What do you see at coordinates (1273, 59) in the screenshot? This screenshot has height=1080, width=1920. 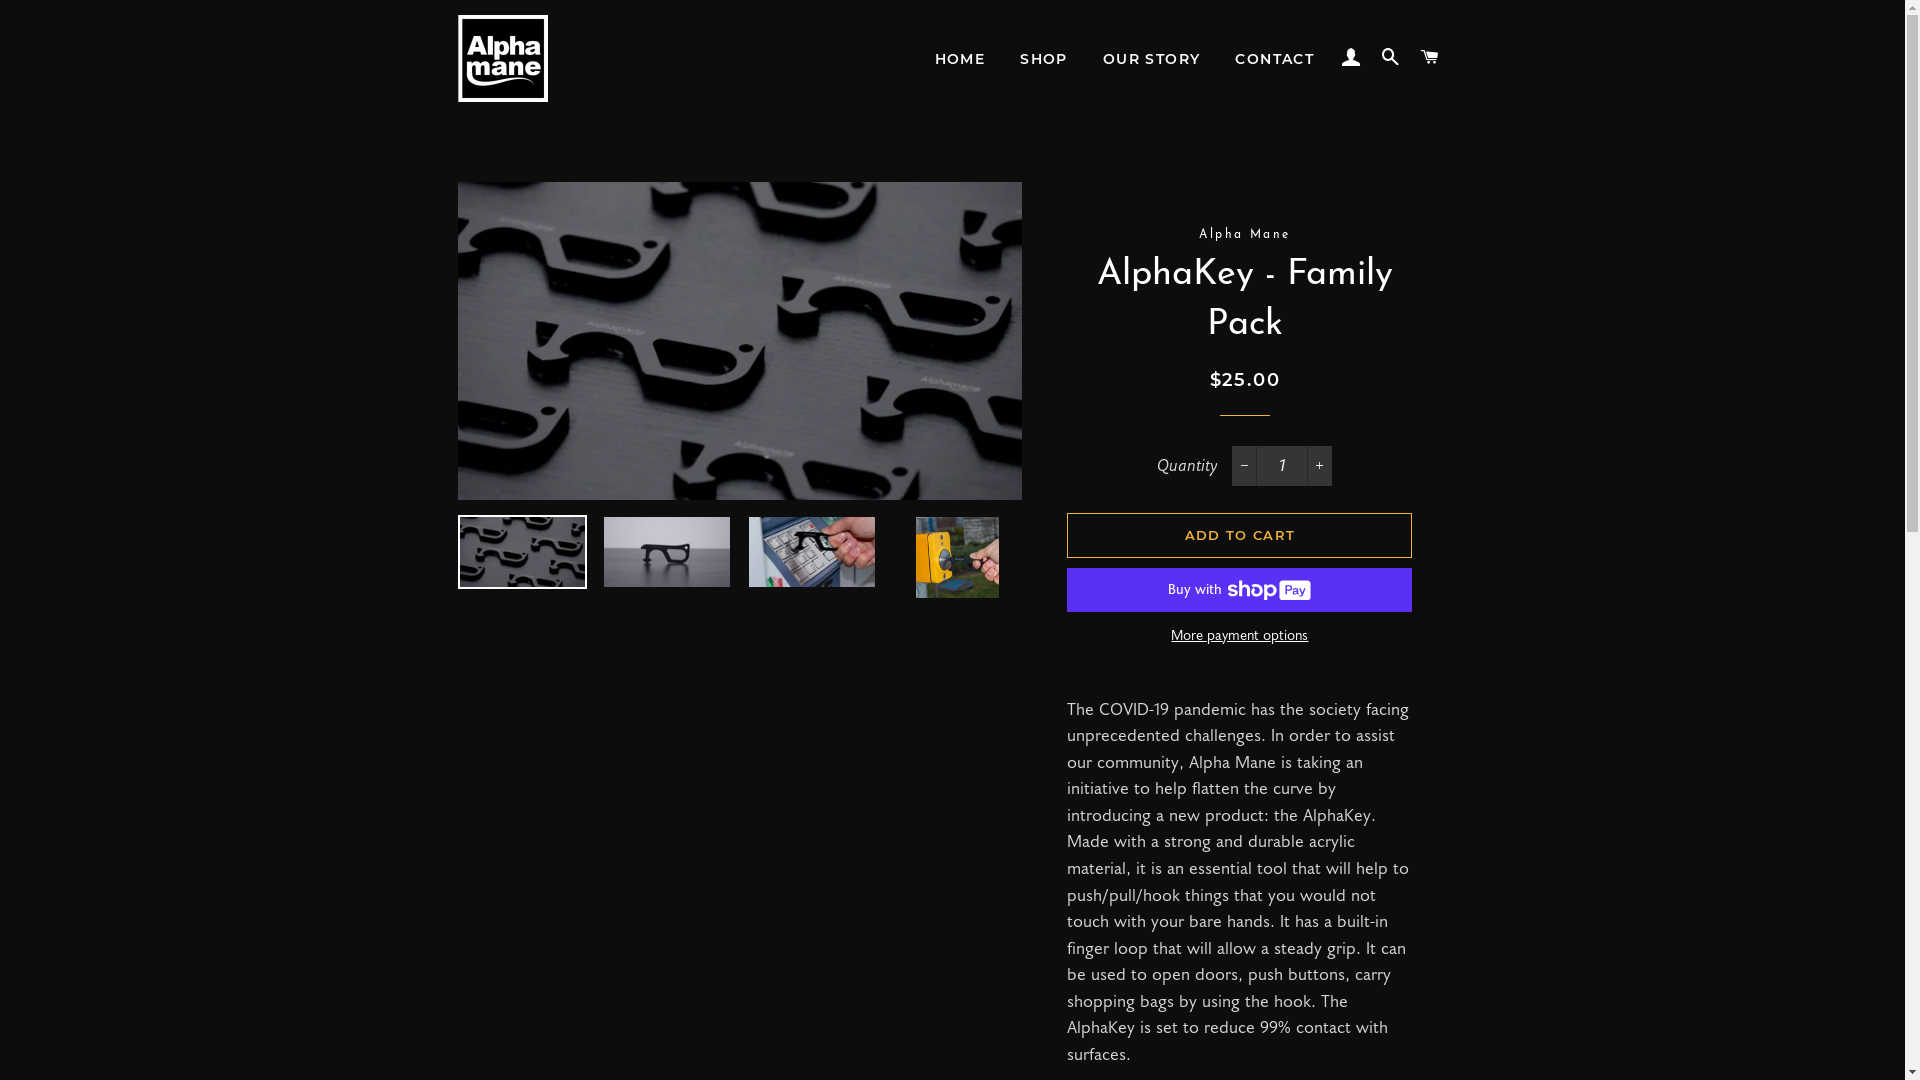 I see `'CONTACT'` at bounding box center [1273, 59].